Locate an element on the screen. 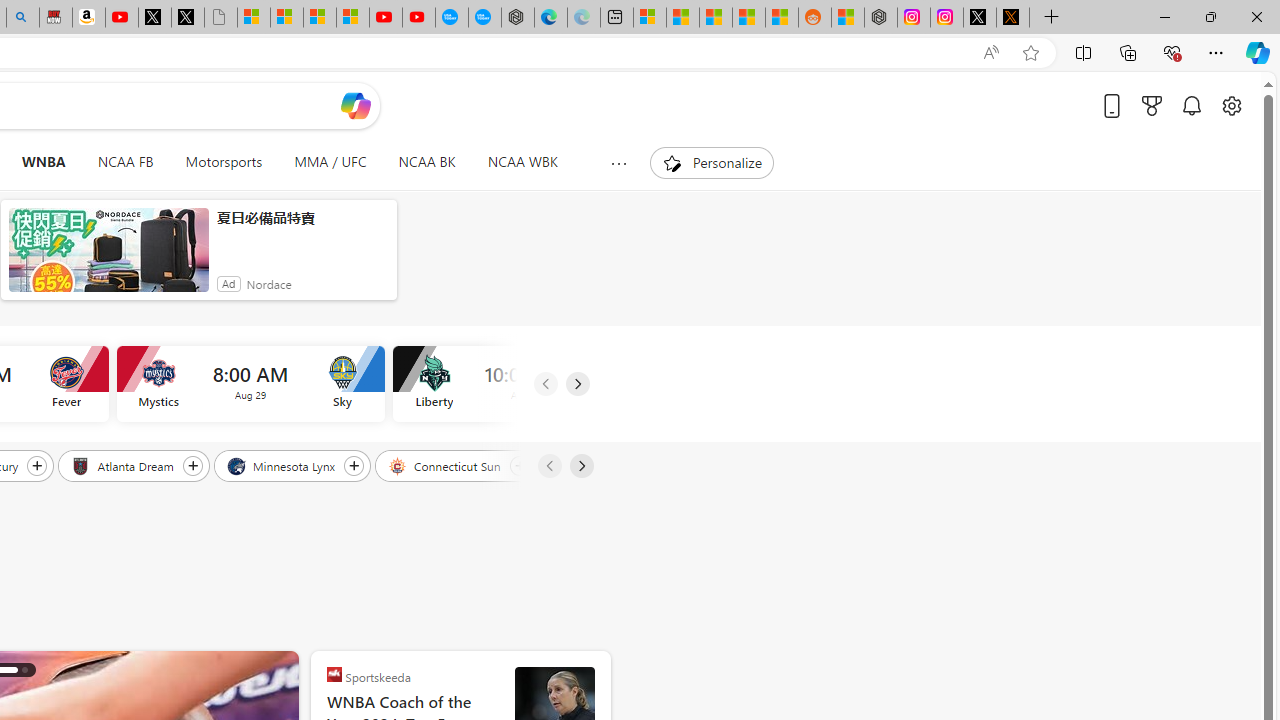 The image size is (1280, 720). 'Mystics vs Sky Time 8:00 AM Date Aug 29' is located at coordinates (249, 384).